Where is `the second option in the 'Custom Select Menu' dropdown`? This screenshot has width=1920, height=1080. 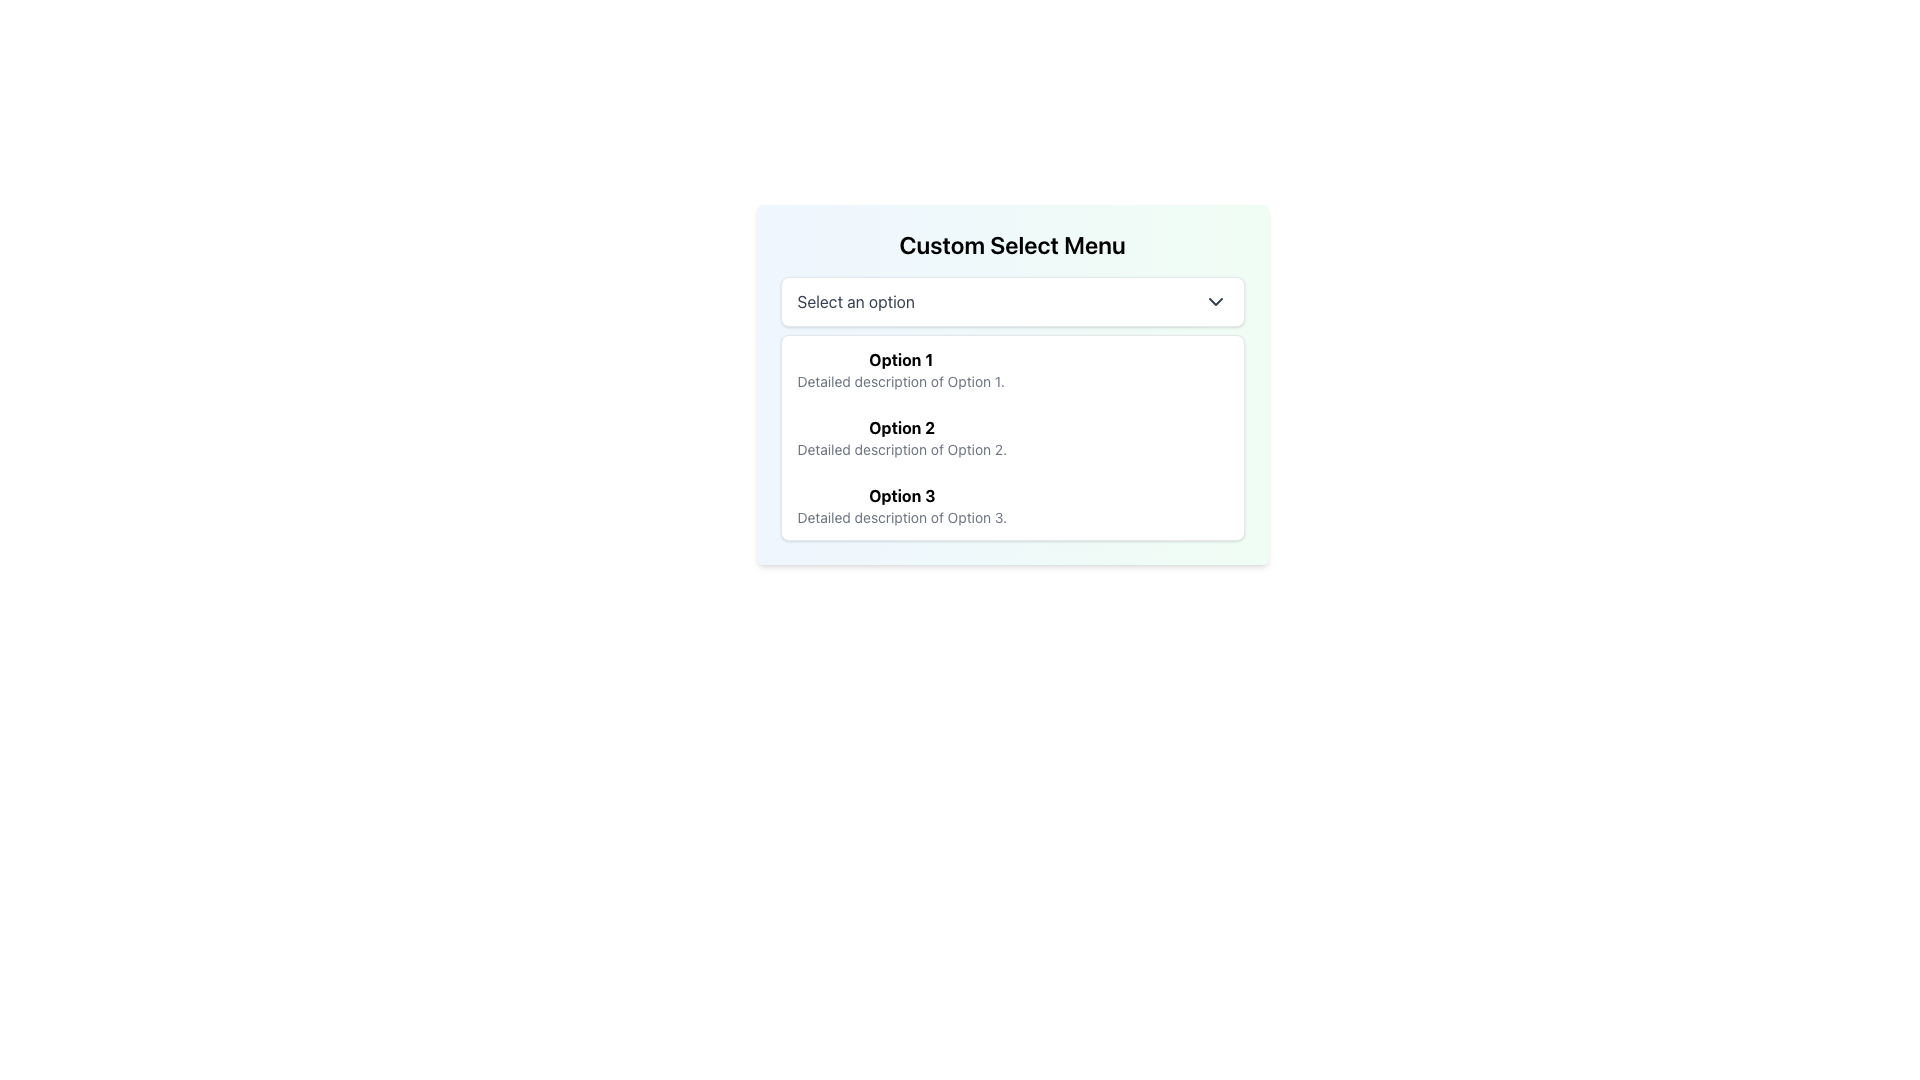
the second option in the 'Custom Select Menu' dropdown is located at coordinates (901, 437).